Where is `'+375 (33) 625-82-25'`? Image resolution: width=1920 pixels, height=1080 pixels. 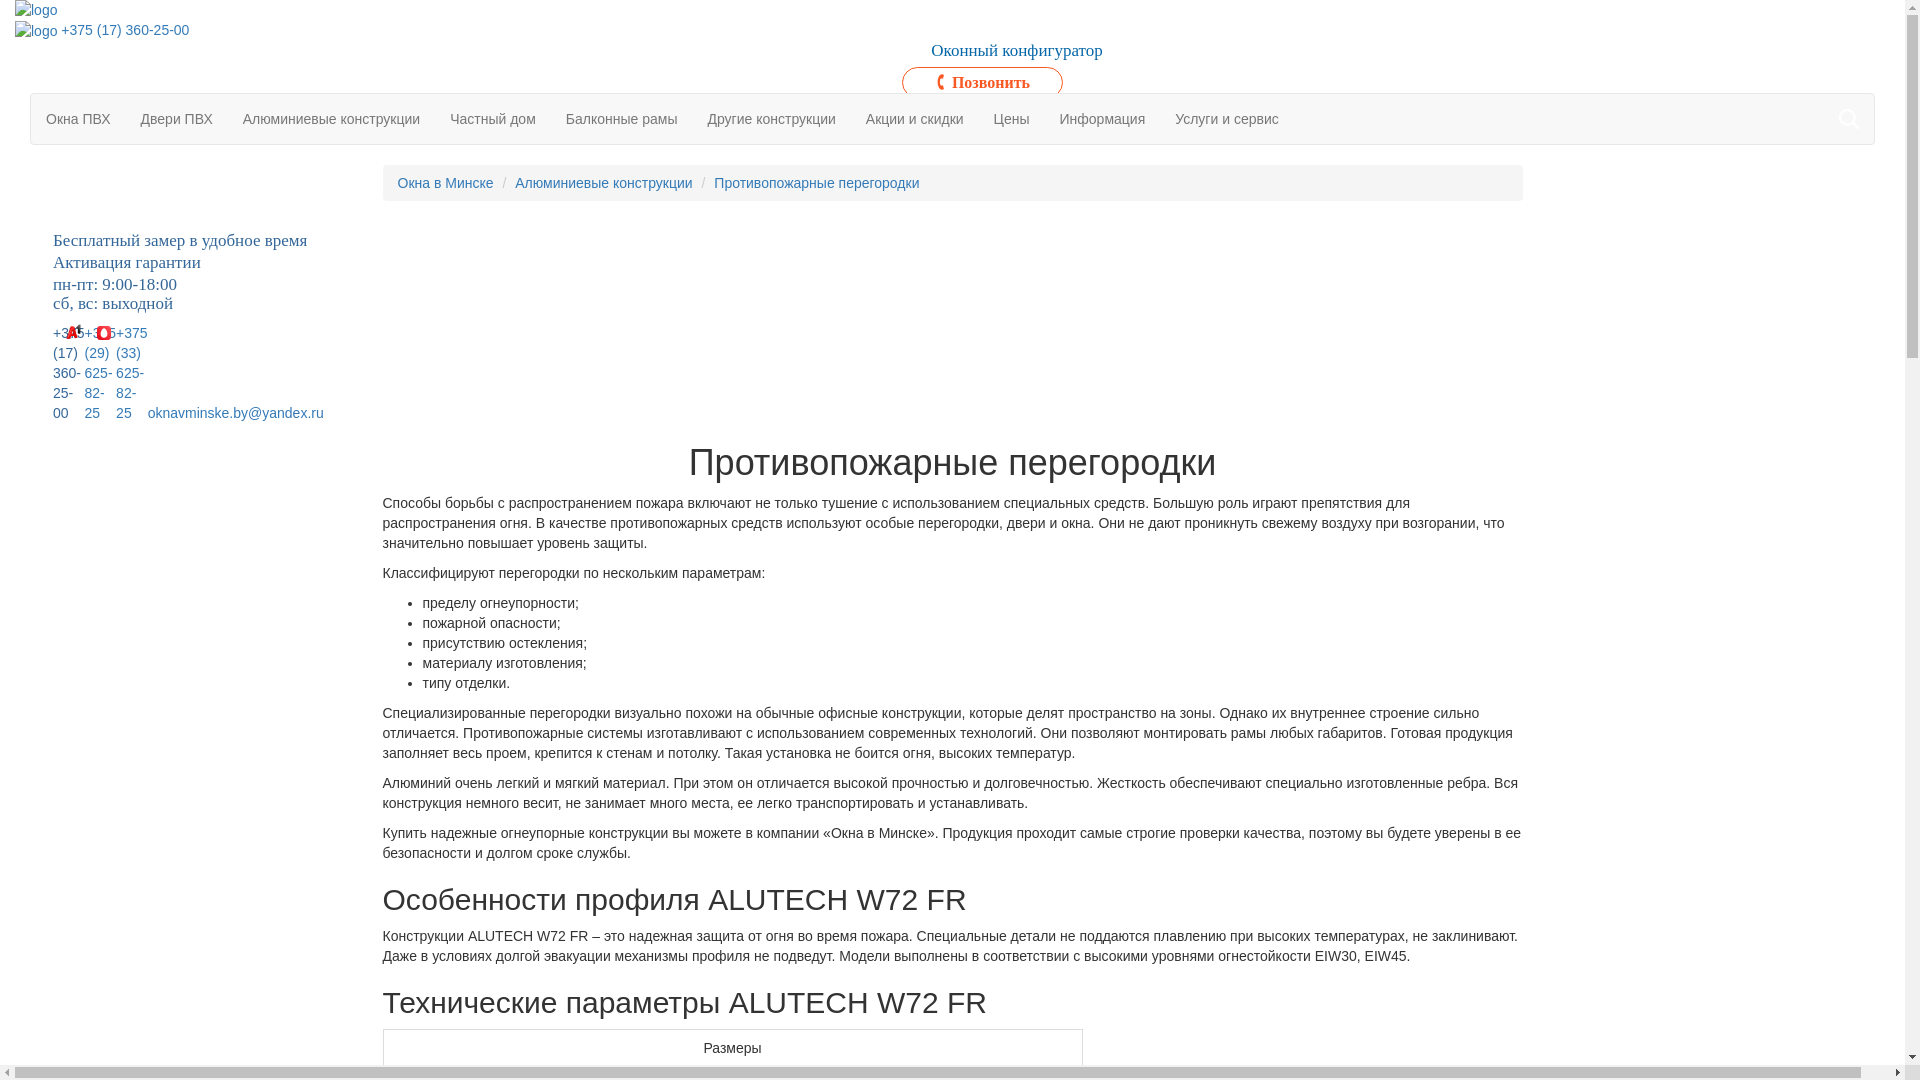 '+375 (33) 625-82-25' is located at coordinates (114, 373).